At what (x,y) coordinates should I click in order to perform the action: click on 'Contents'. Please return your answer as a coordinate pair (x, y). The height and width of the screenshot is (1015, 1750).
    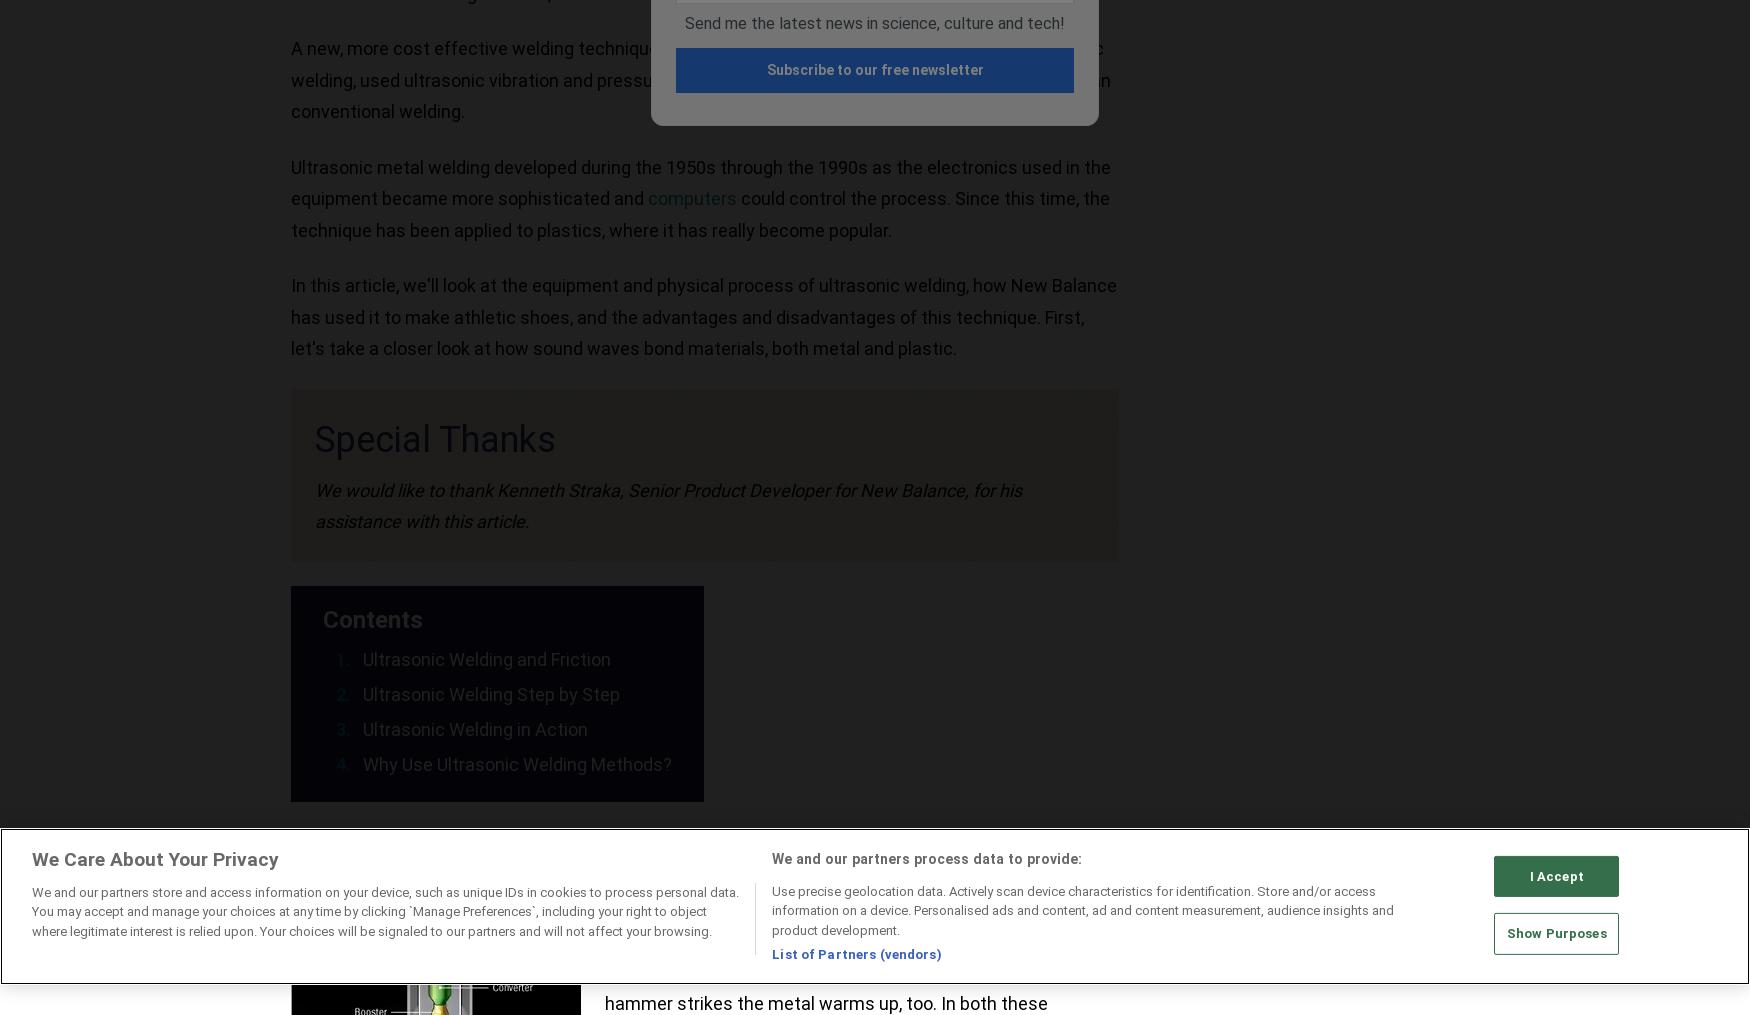
    Looking at the image, I should click on (372, 618).